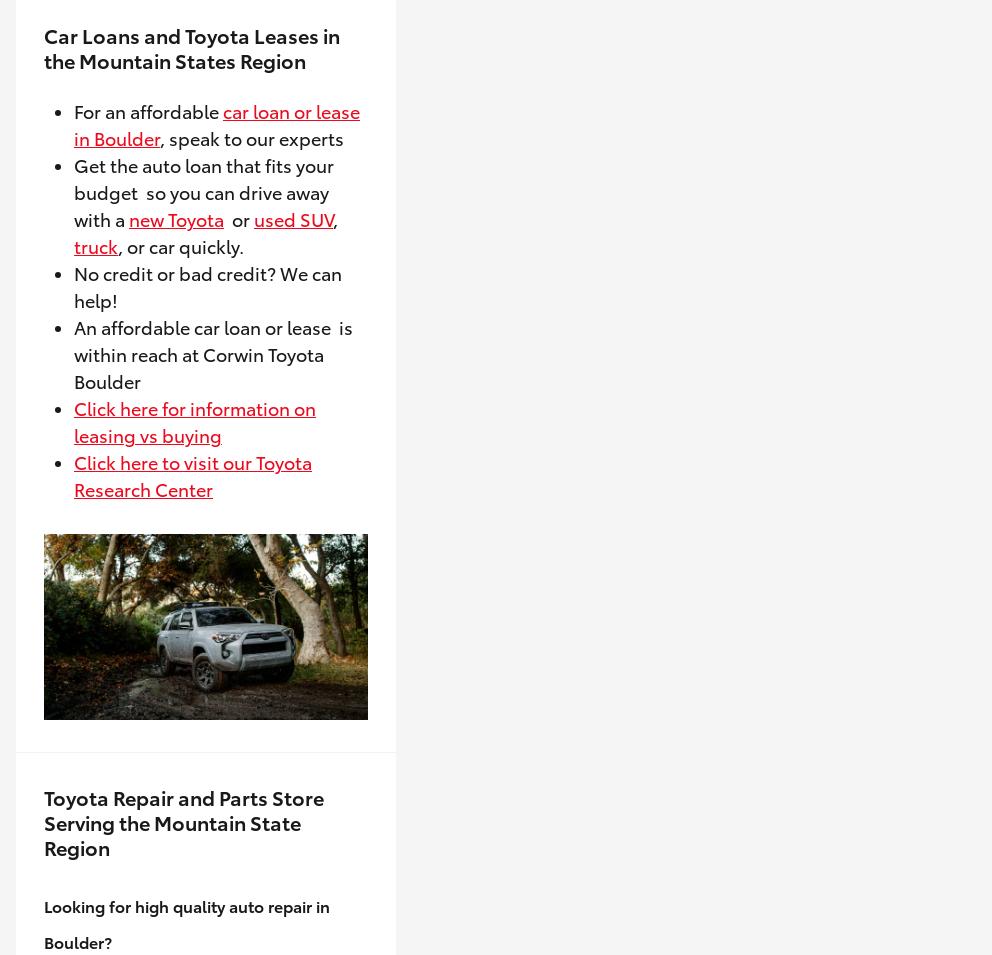 This screenshot has width=992, height=955. Describe the element at coordinates (185, 922) in the screenshot. I see `'Looking for high quality auto repair in 
Boulder?'` at that location.